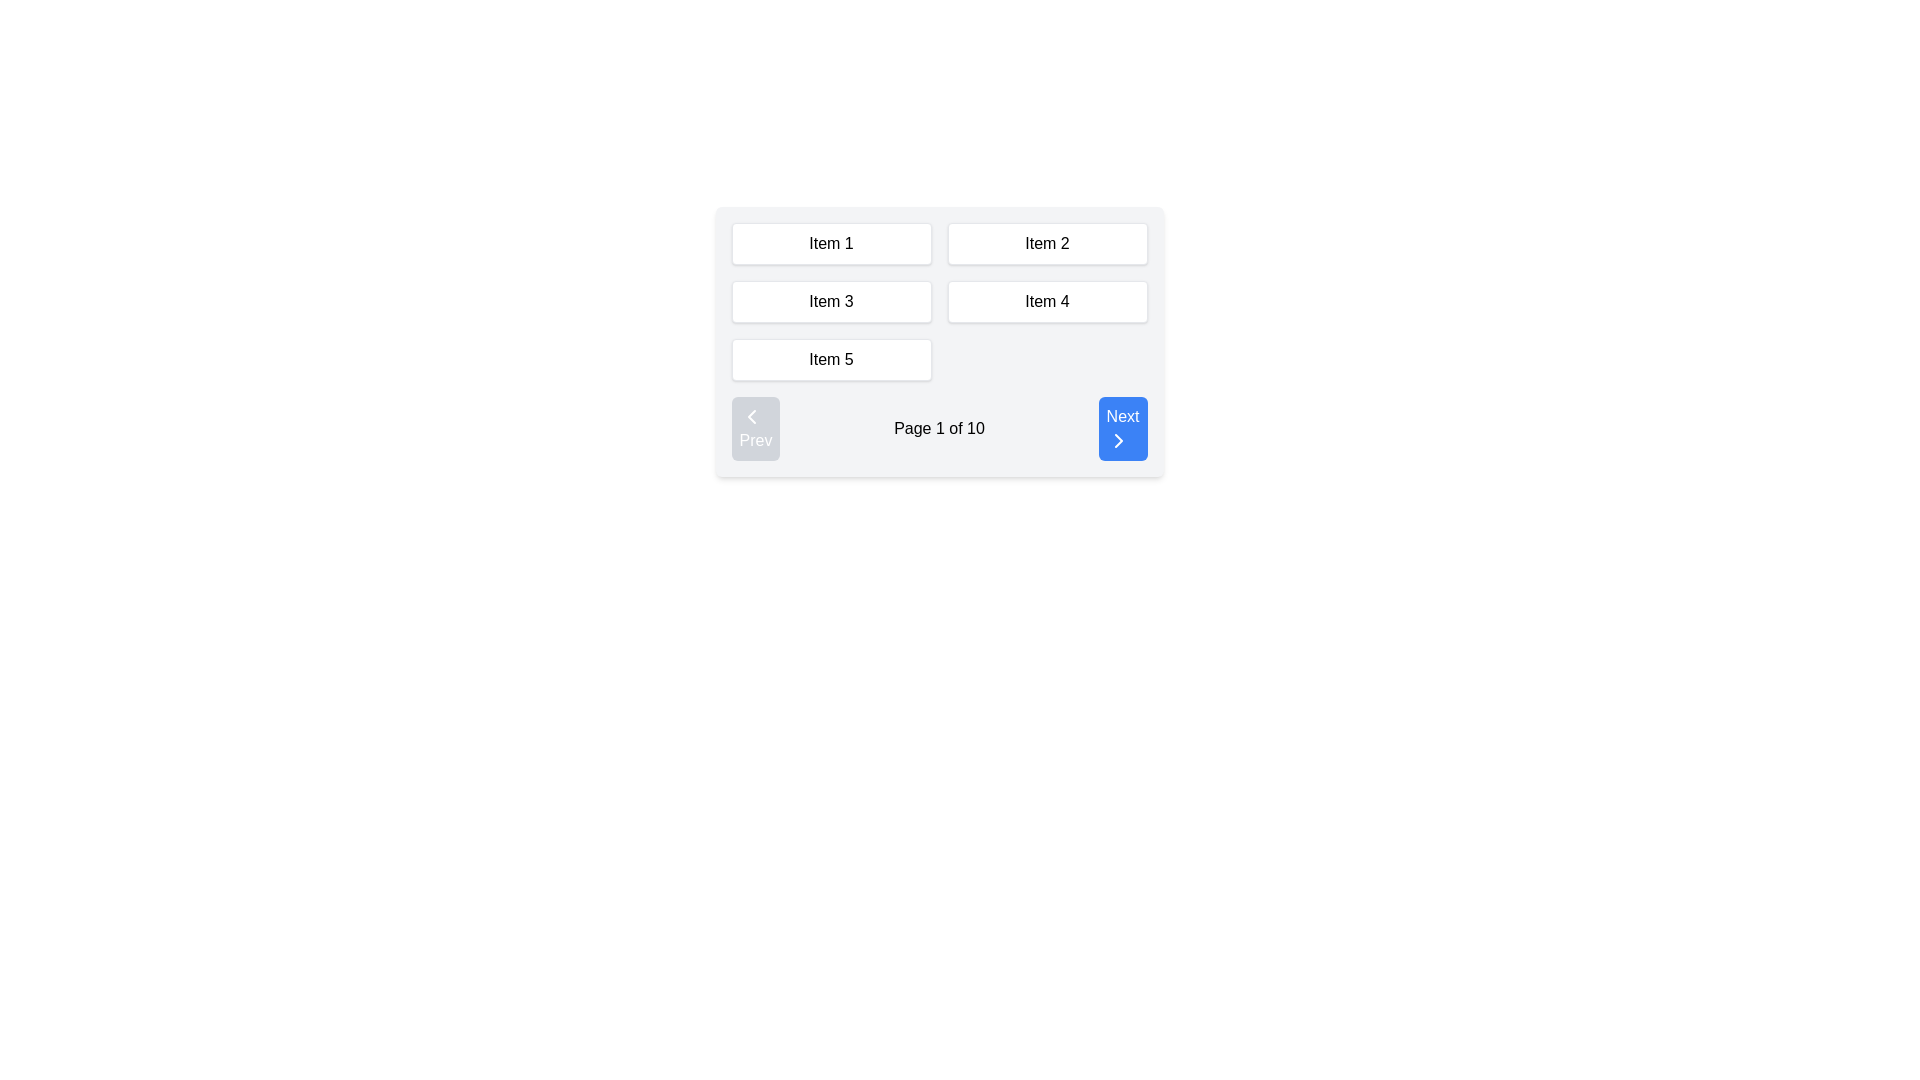 The image size is (1920, 1080). I want to click on the right-pointing chevron arrow inside the 'Next' button located at the bottom-right corner of the interface, so click(1117, 439).